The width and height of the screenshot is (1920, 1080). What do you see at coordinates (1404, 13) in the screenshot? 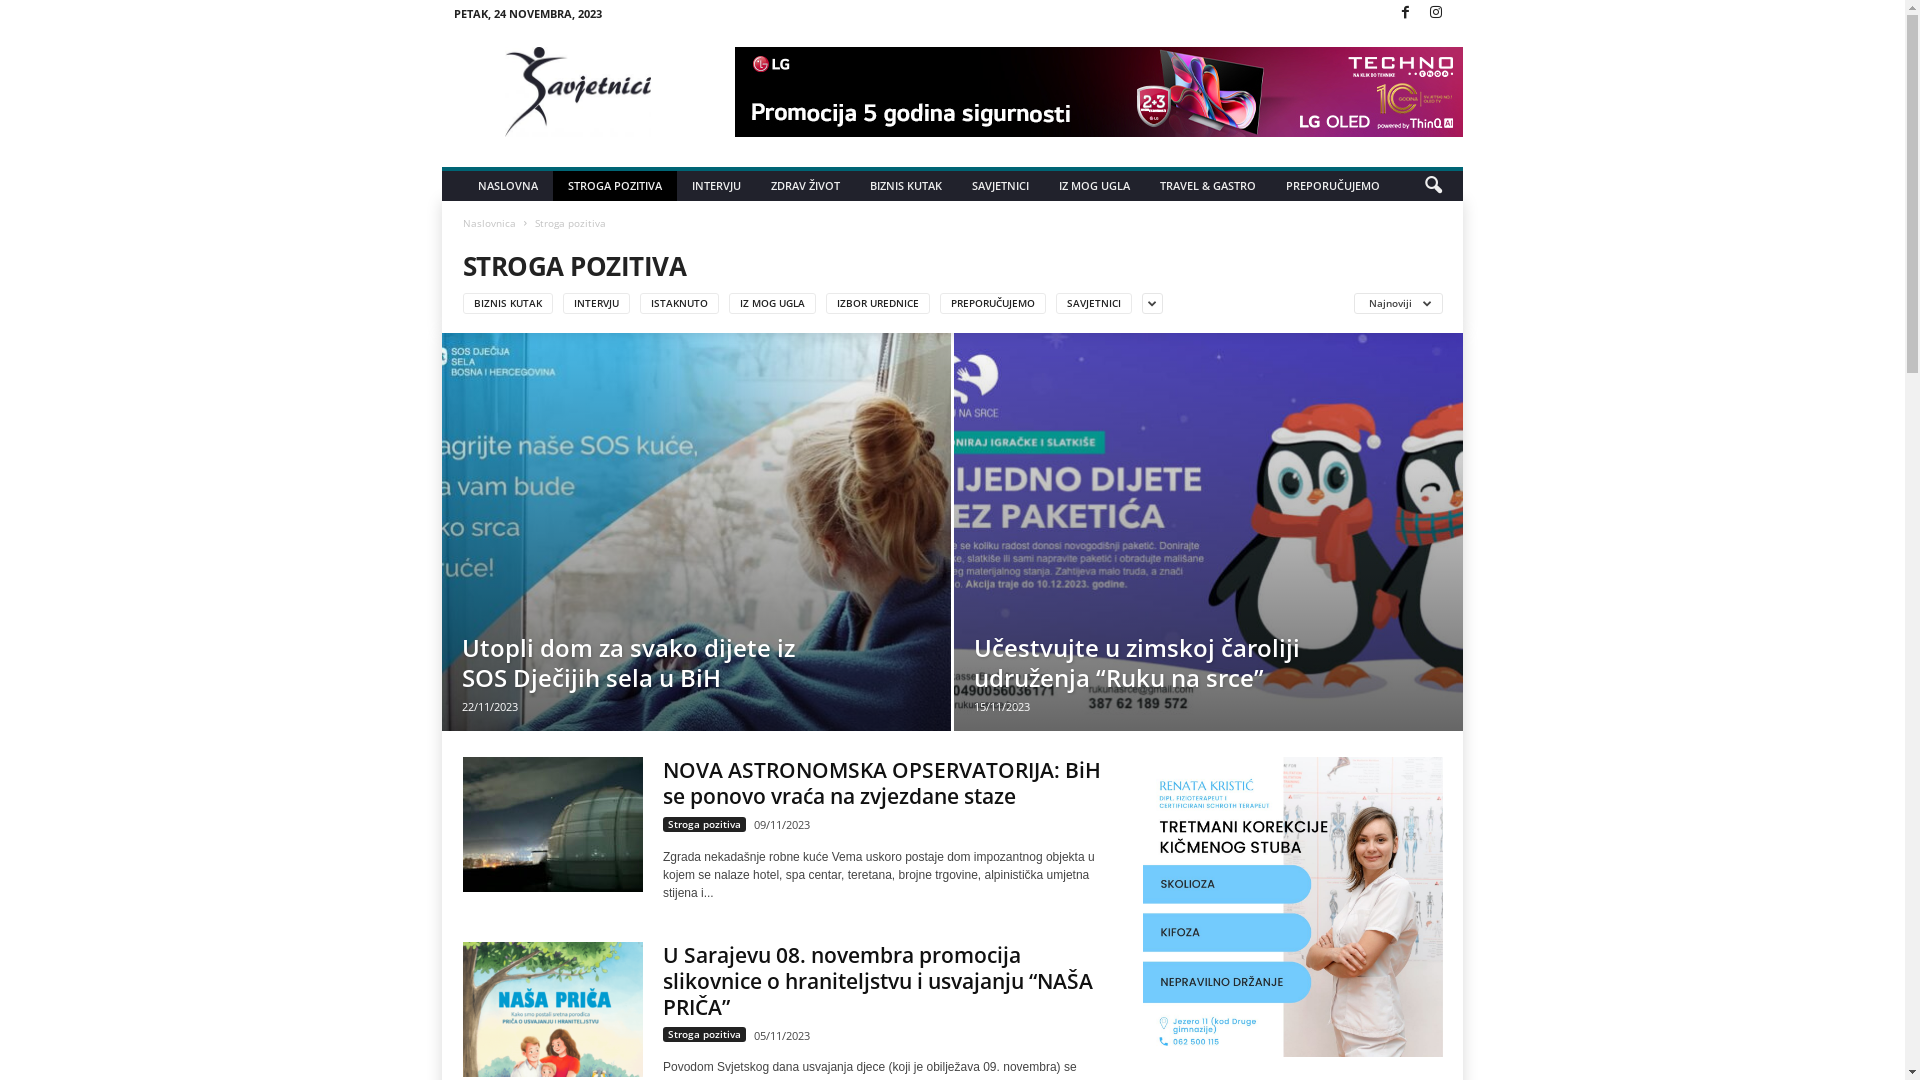
I see `'Facebook'` at bounding box center [1404, 13].